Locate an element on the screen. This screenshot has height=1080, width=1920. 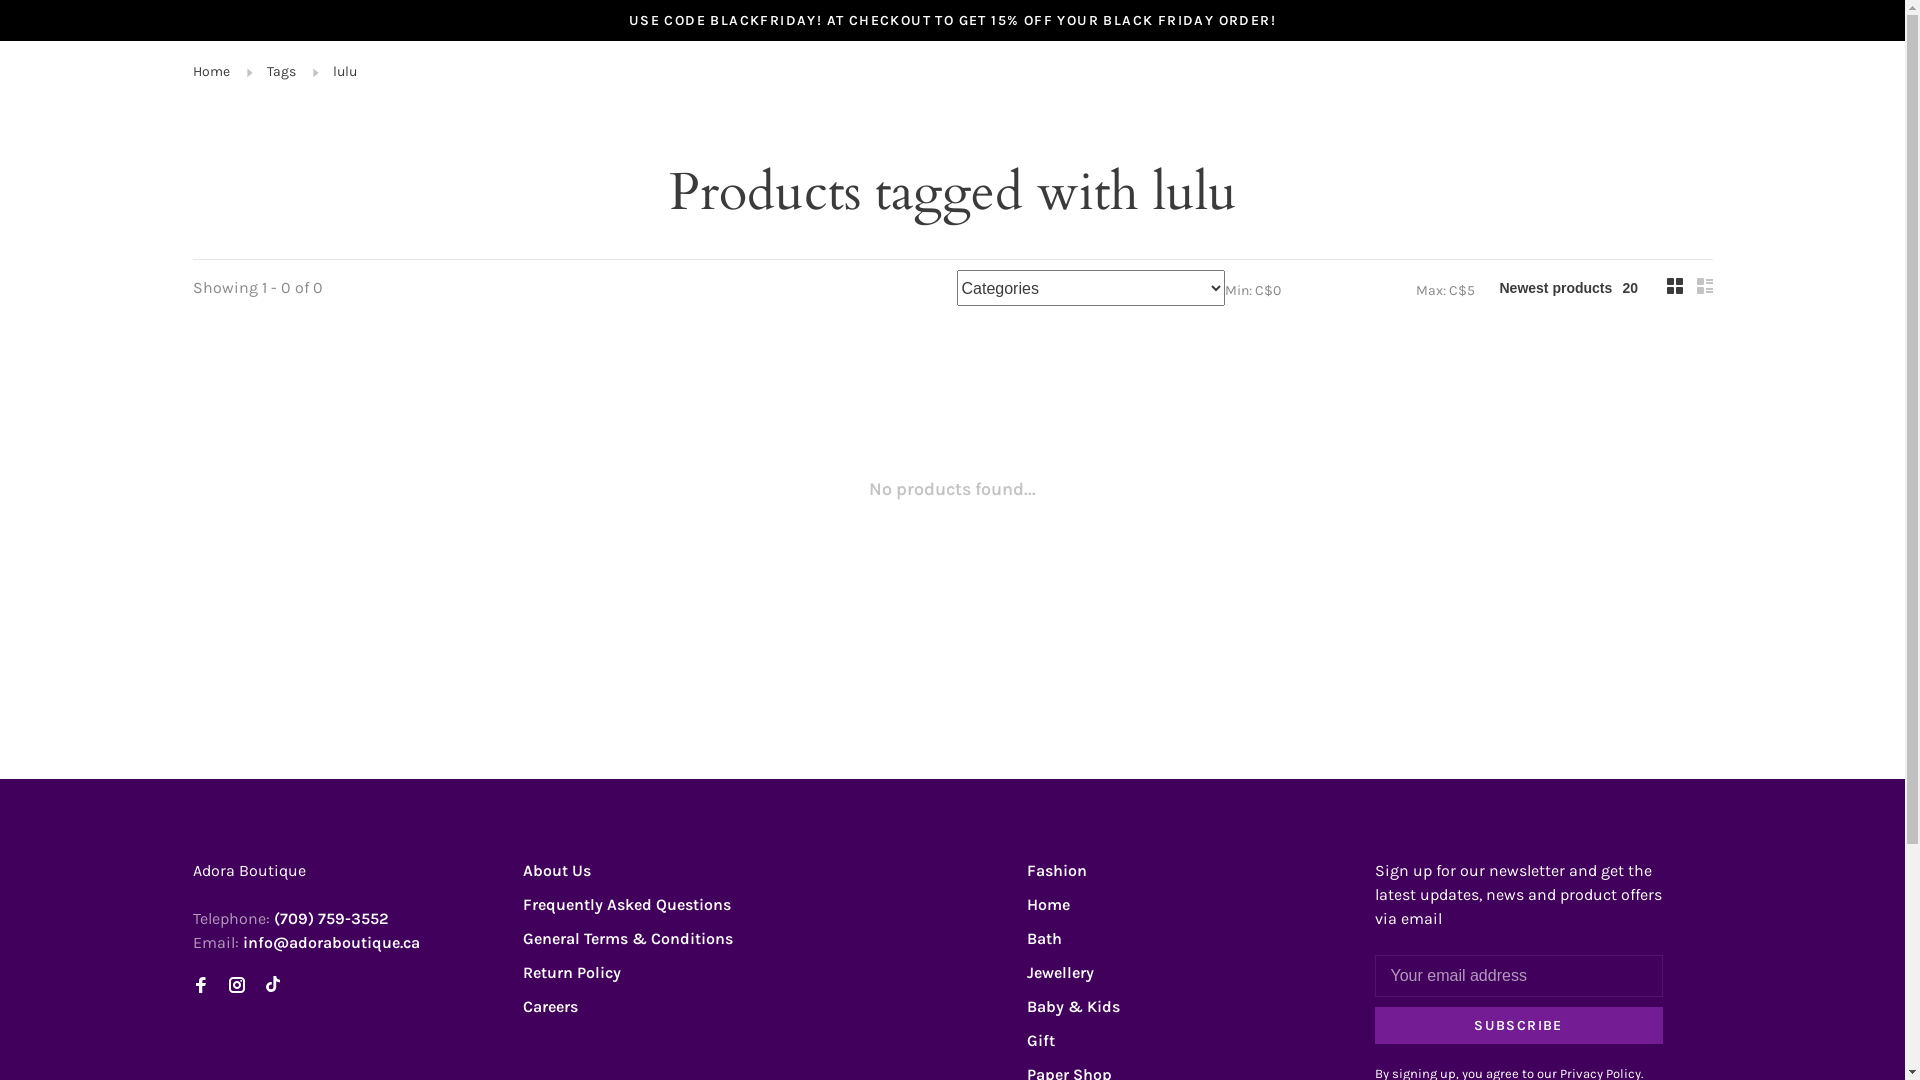
'SUBSCRIBE' is located at coordinates (1517, 1025).